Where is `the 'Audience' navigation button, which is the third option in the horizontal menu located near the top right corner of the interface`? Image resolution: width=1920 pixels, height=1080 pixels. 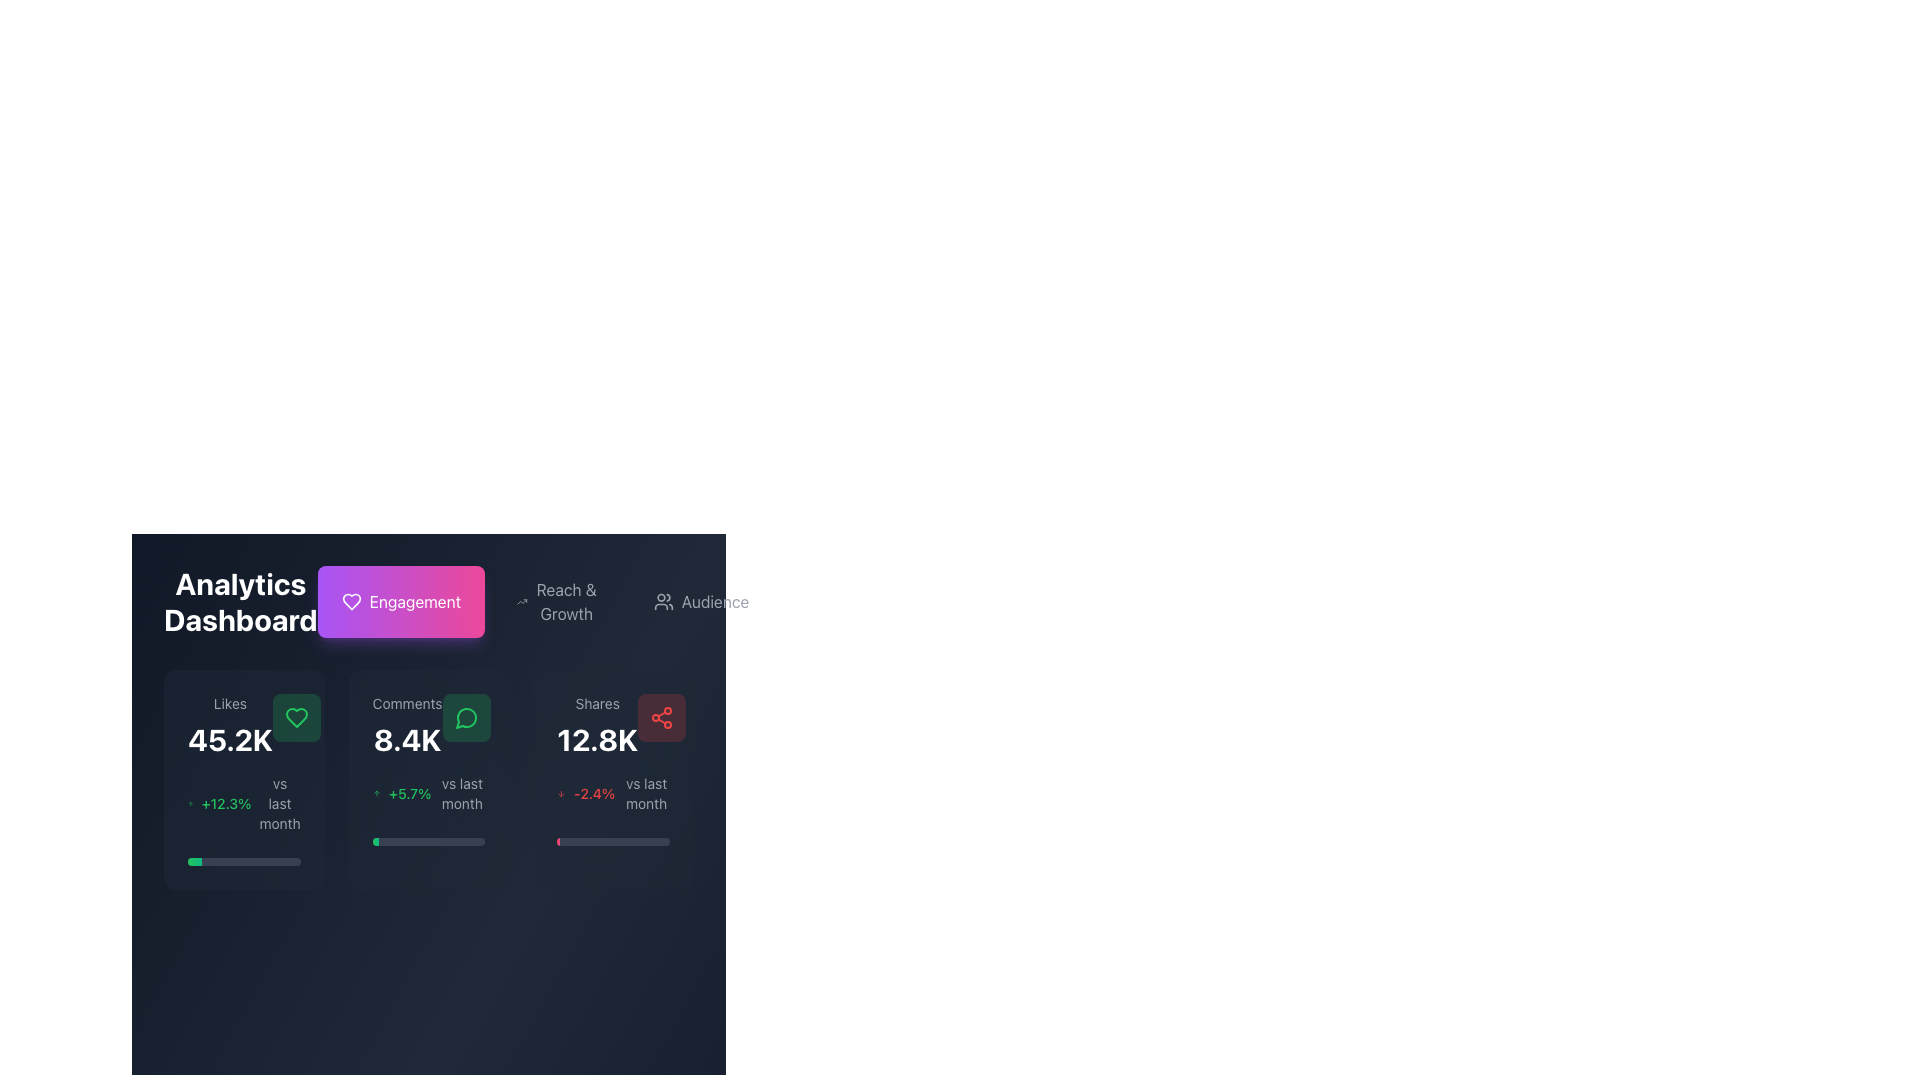 the 'Audience' navigation button, which is the third option in the horizontal menu located near the top right corner of the interface is located at coordinates (701, 600).